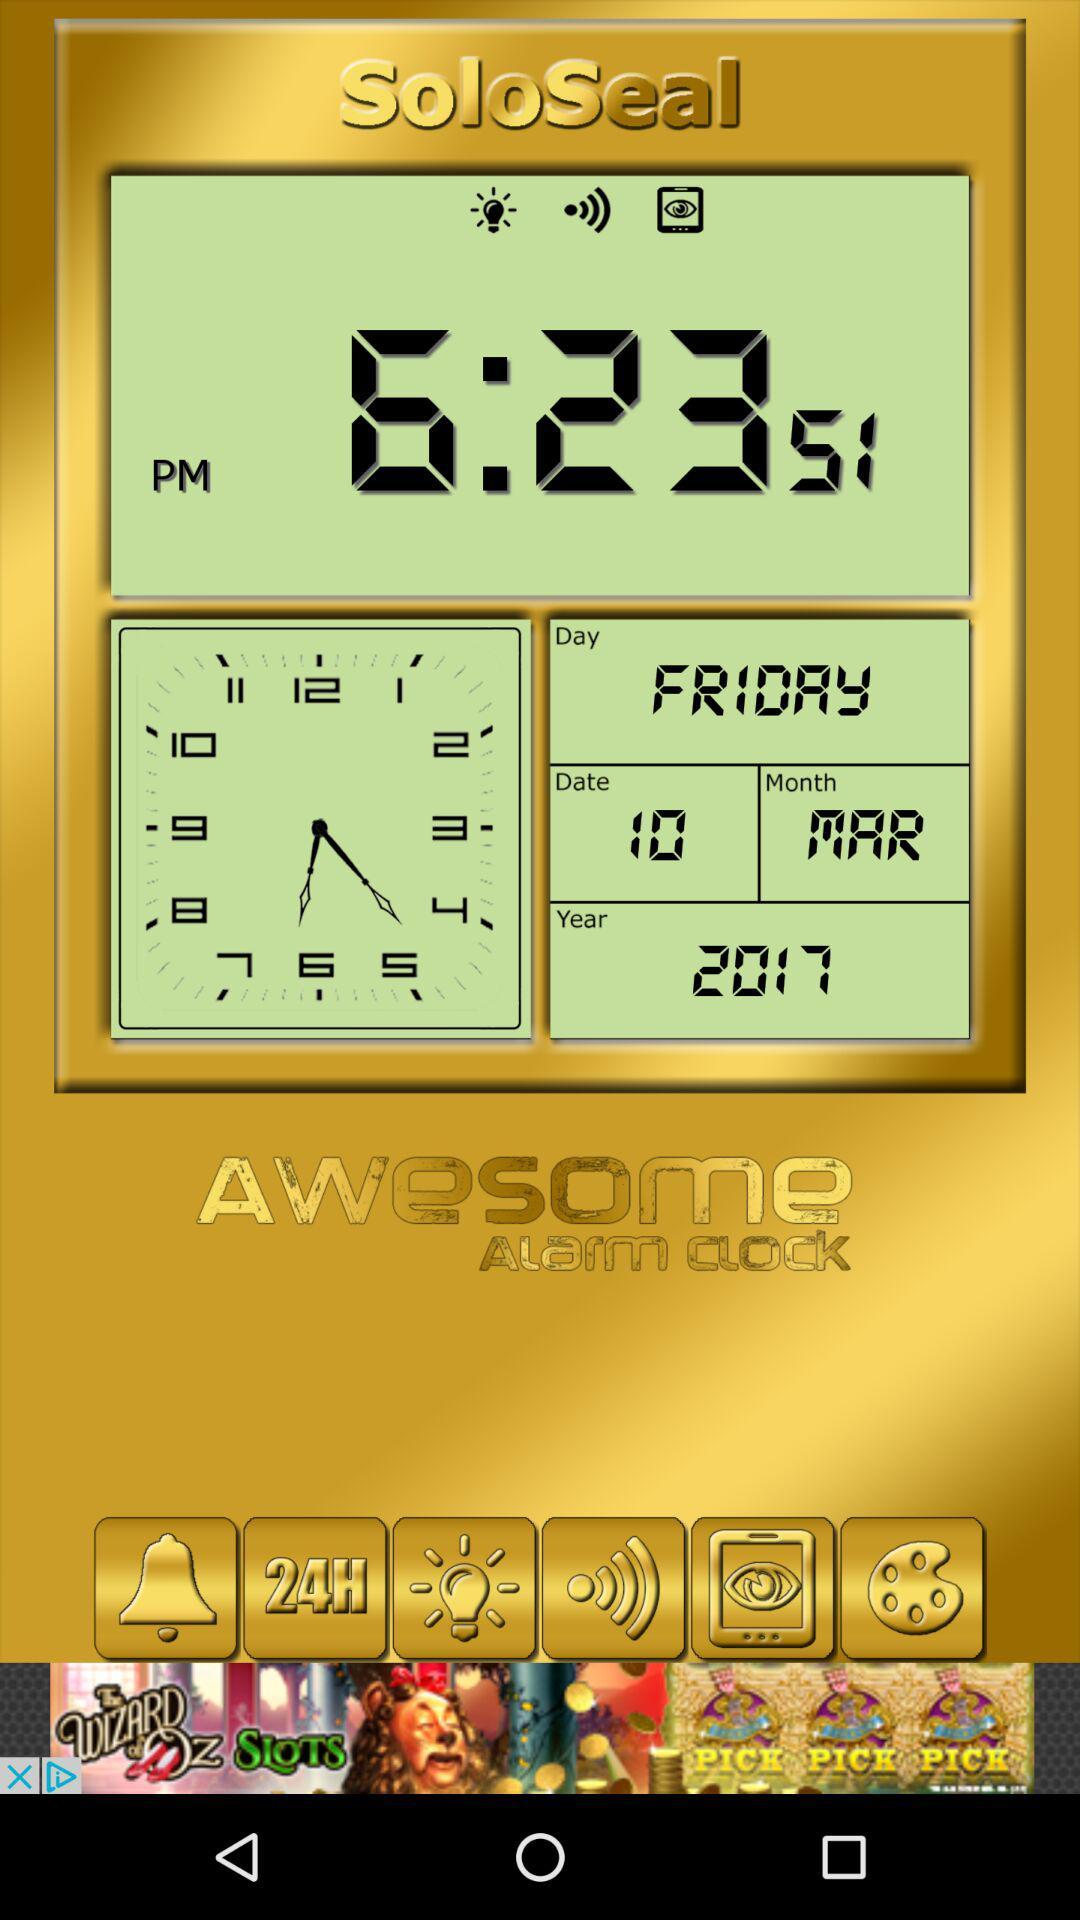 This screenshot has width=1080, height=1920. I want to click on the paint icon, so click(912, 1587).